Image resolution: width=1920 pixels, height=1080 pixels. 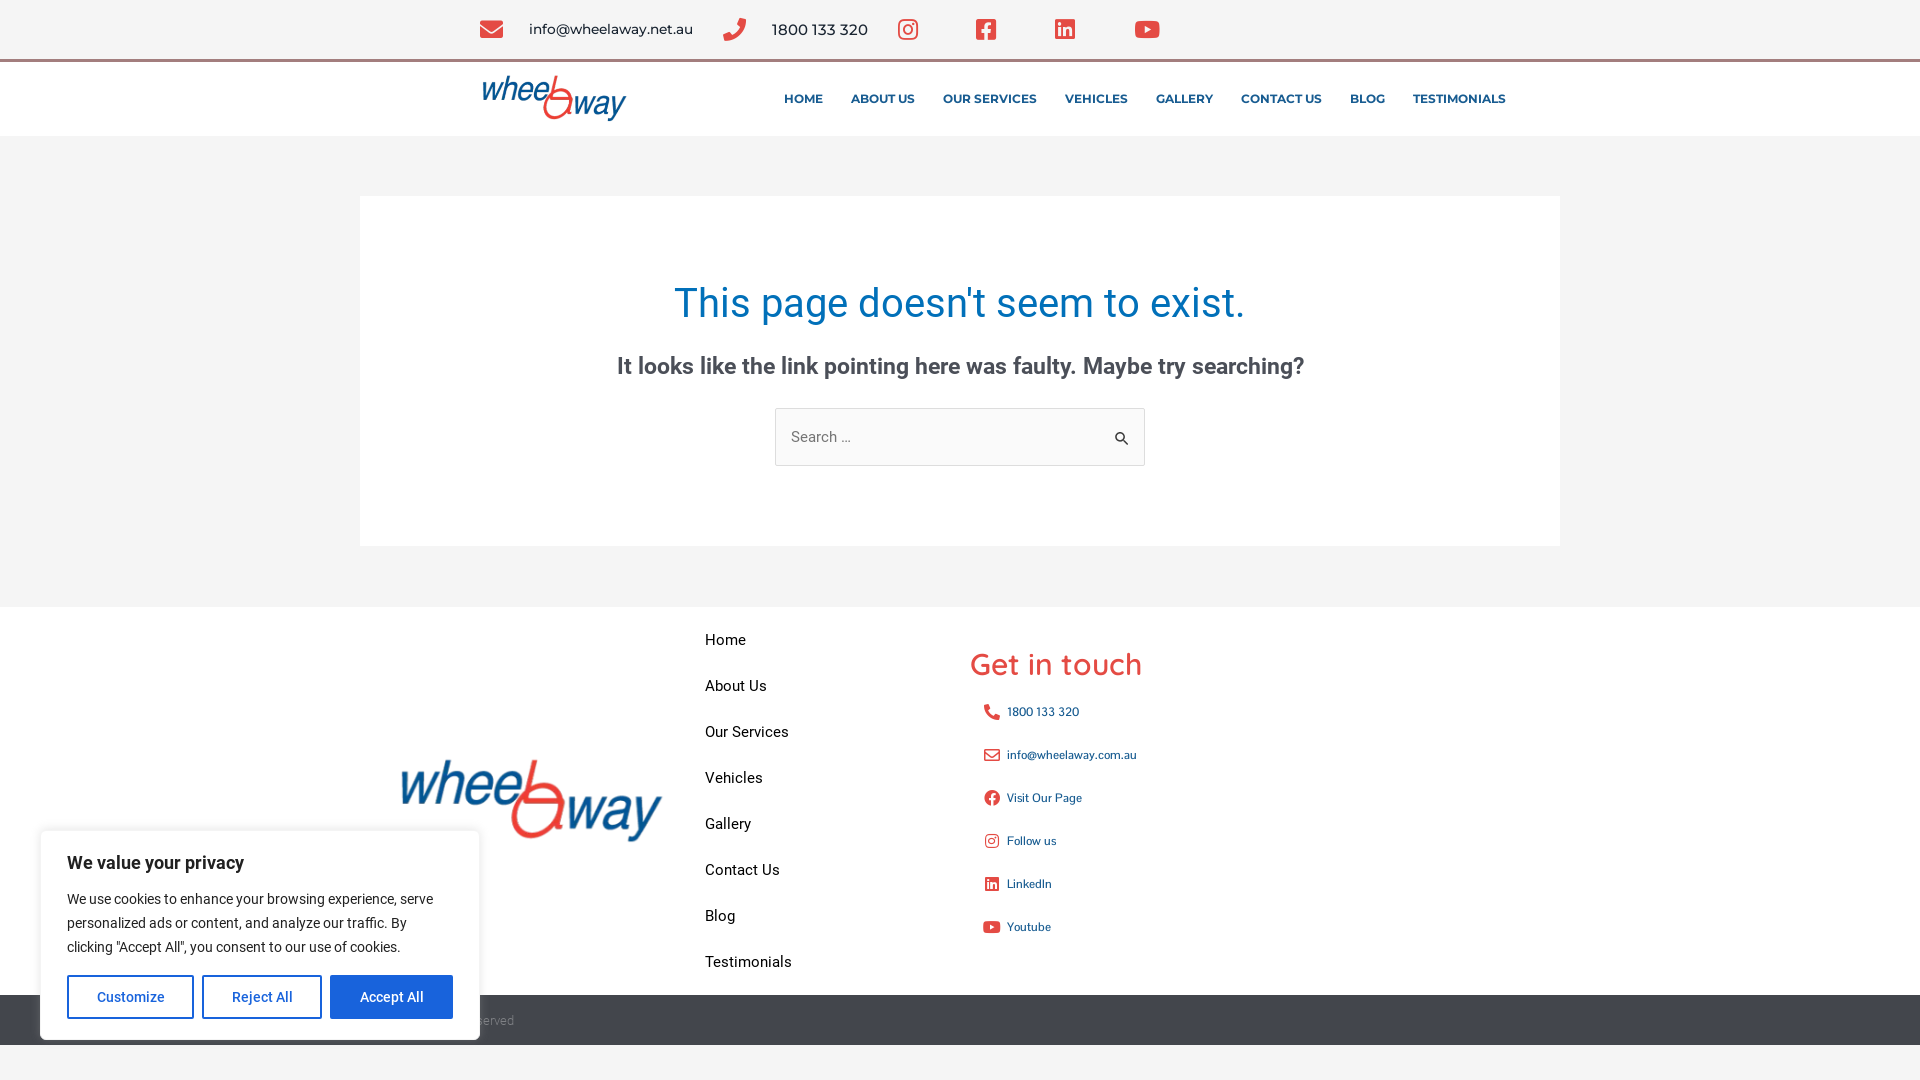 What do you see at coordinates (817, 960) in the screenshot?
I see `'Testimonials'` at bounding box center [817, 960].